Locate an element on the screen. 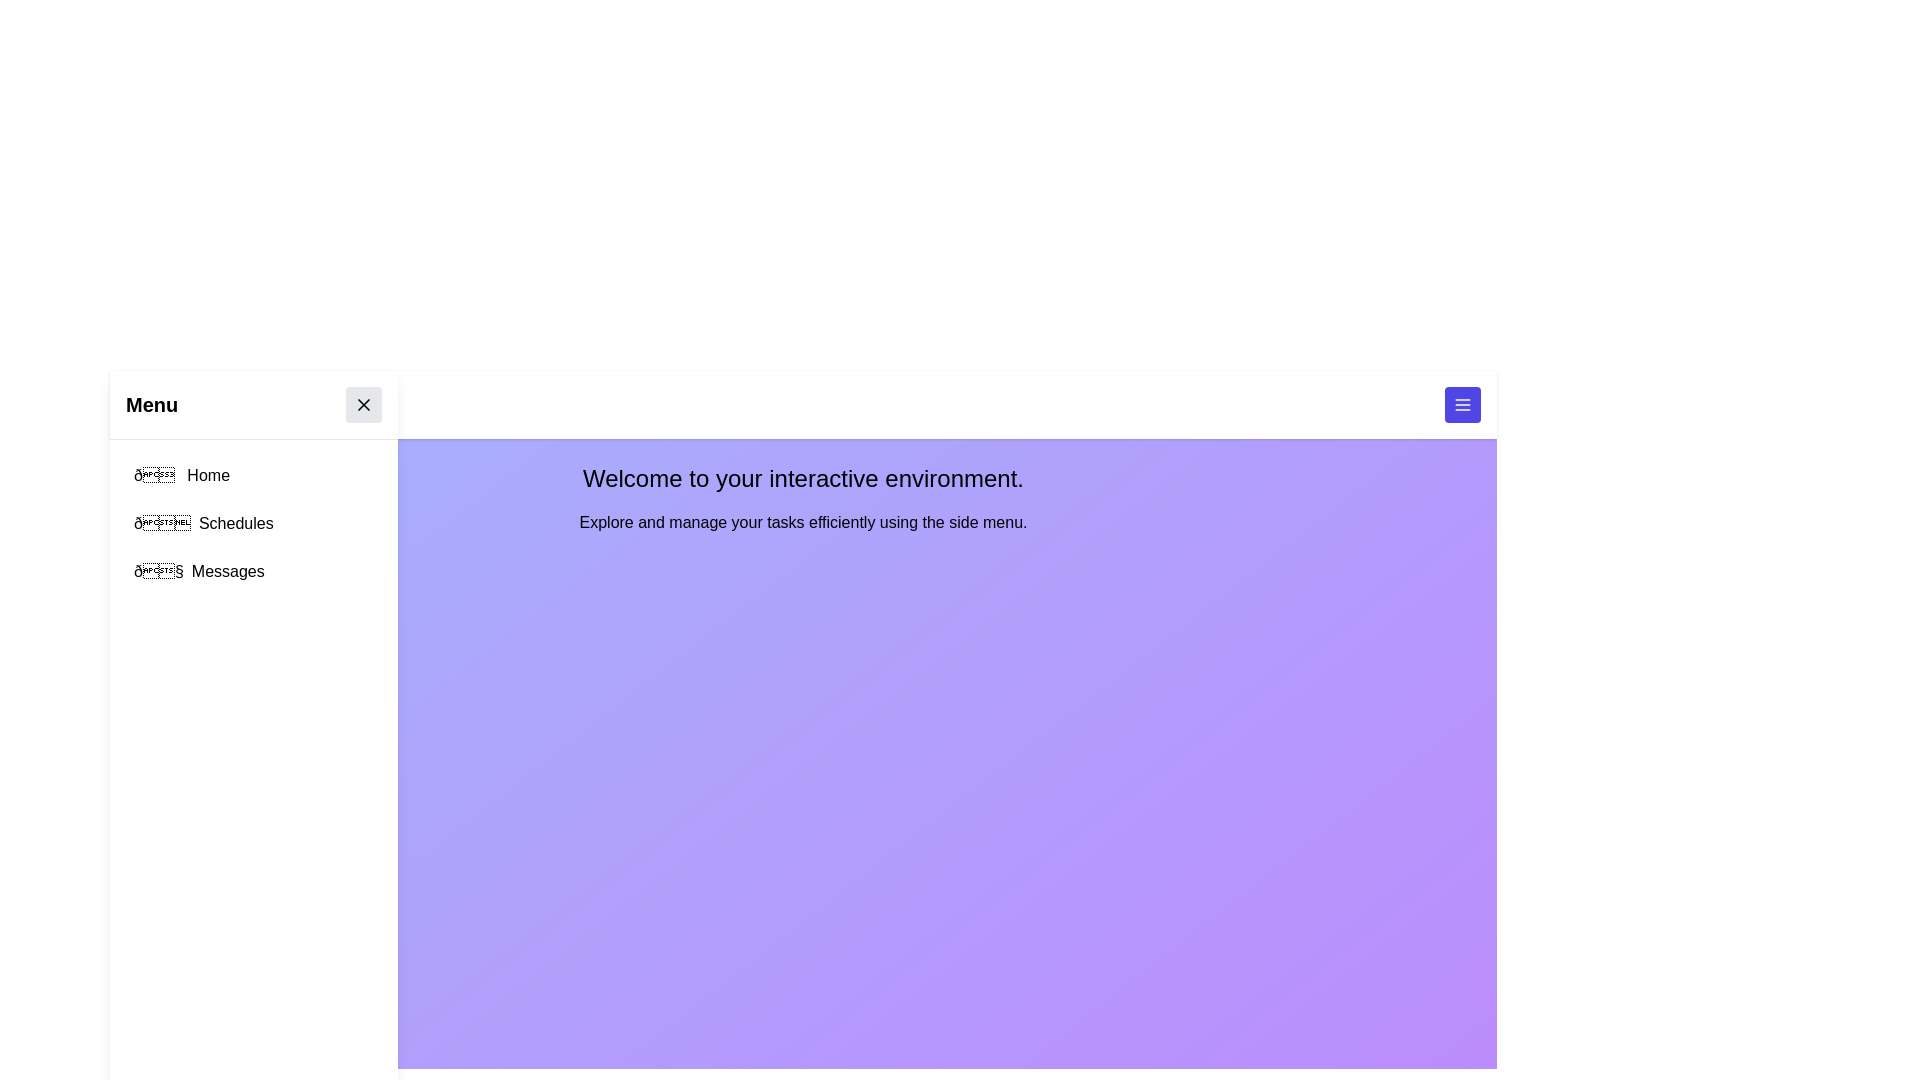 This screenshot has width=1920, height=1080. the menu toggle button located at the top-right corner of the interface, beside the 'Dashboard' text is located at coordinates (1463, 405).